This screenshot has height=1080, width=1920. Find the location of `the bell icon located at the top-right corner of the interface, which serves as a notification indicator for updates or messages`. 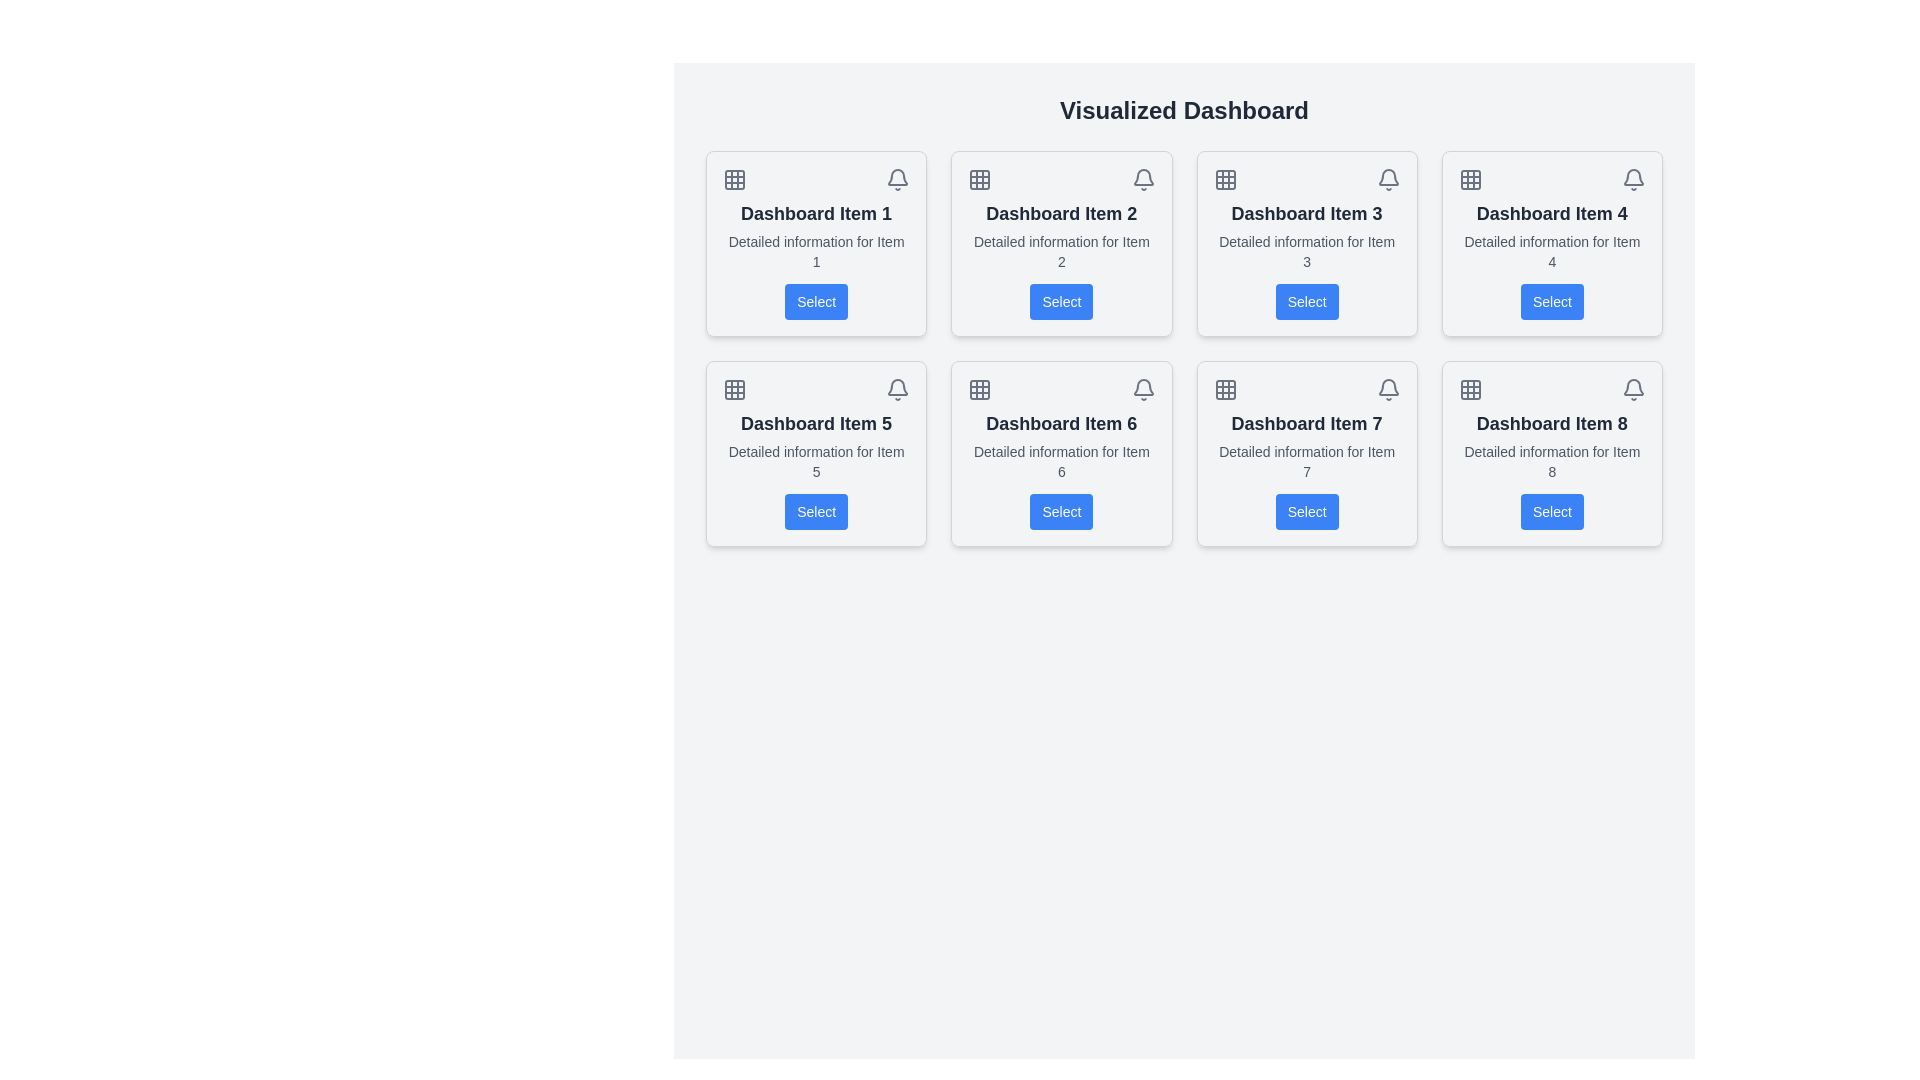

the bell icon located at the top-right corner of the interface, which serves as a notification indicator for updates or messages is located at coordinates (1143, 180).